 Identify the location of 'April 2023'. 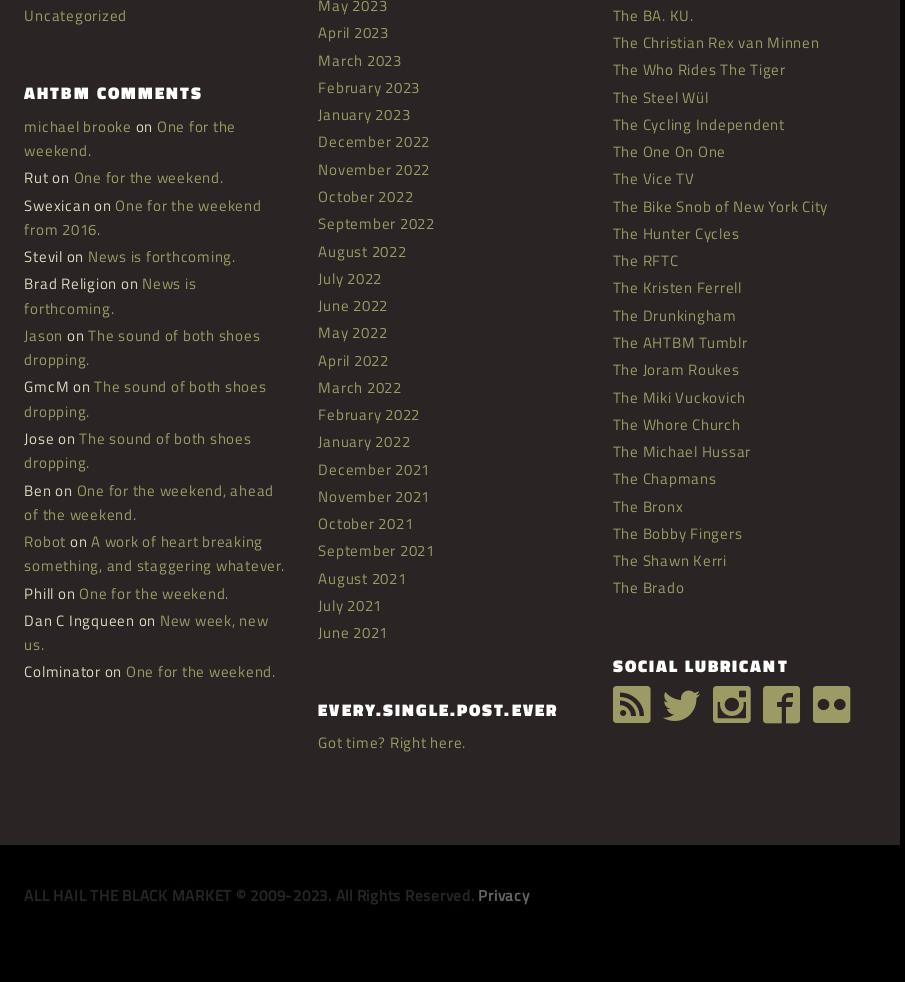
(317, 31).